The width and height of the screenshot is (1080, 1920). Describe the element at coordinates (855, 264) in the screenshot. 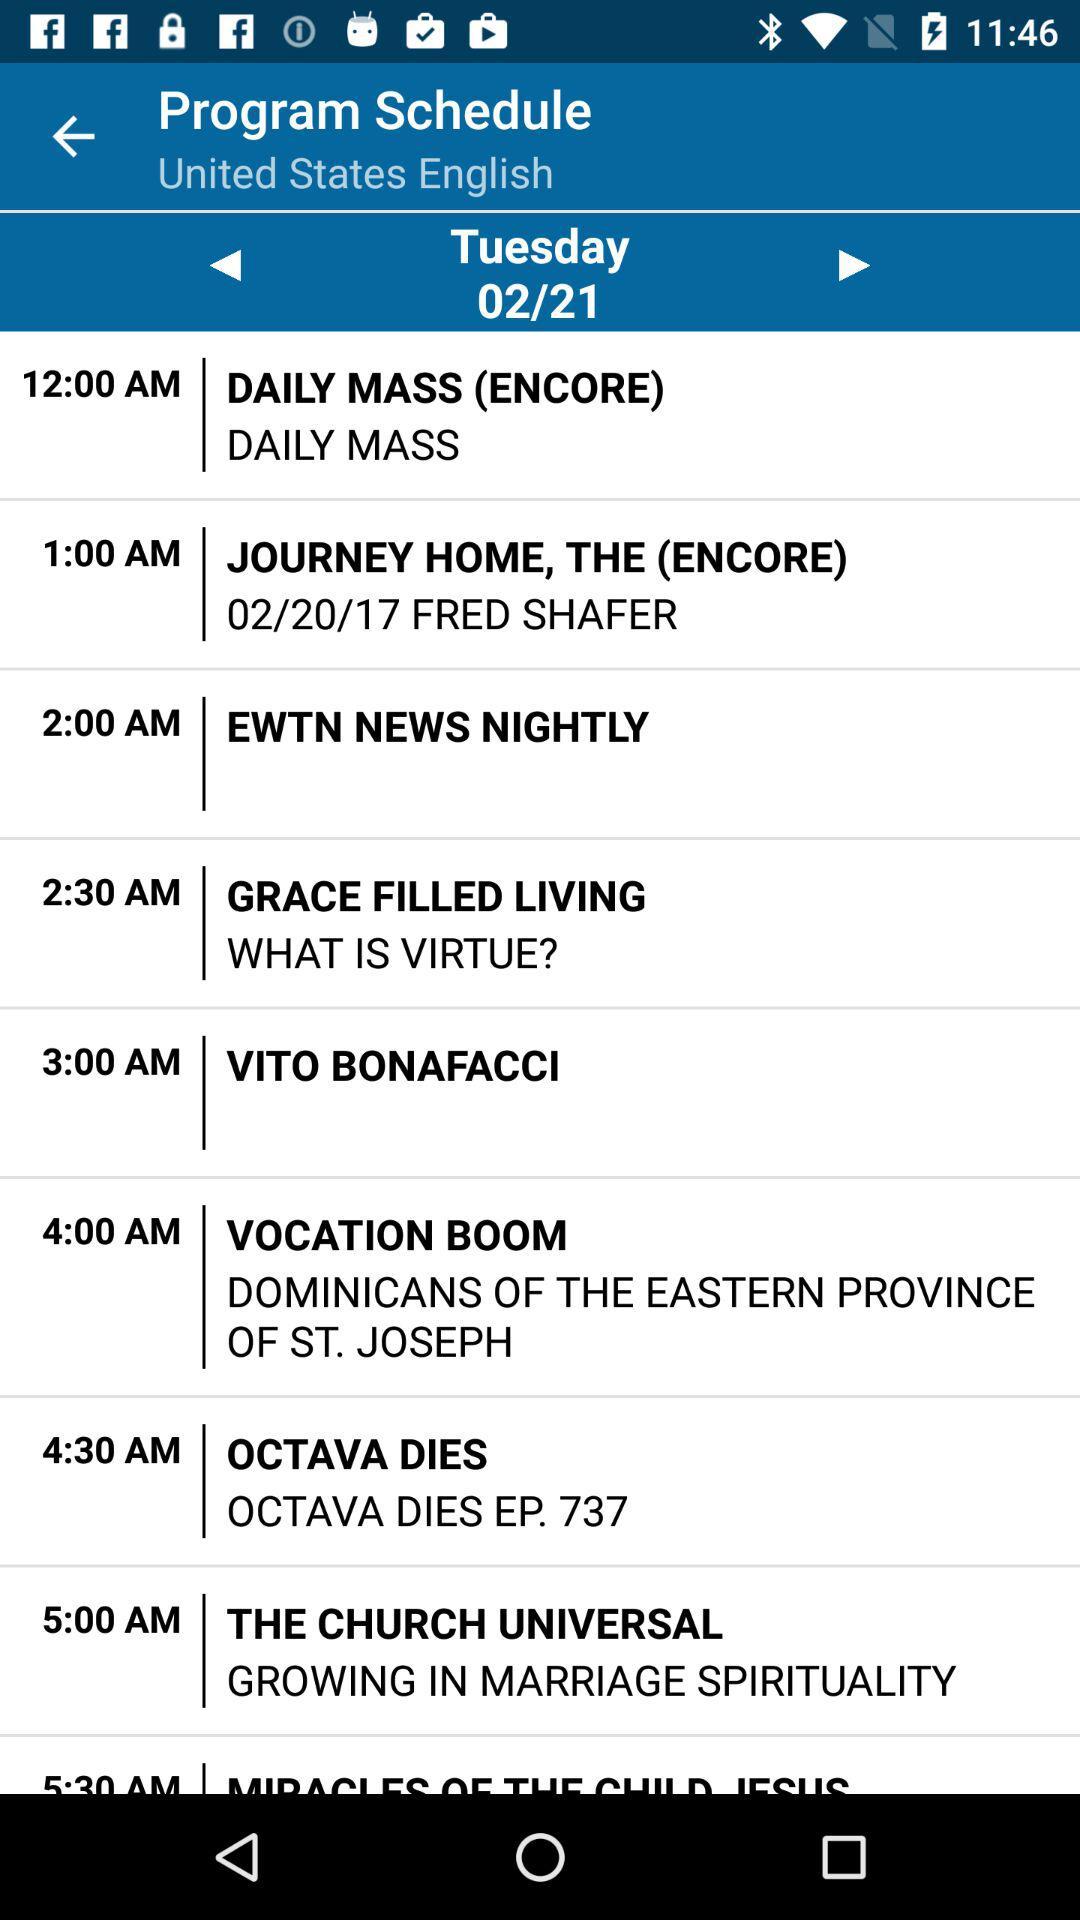

I see `the play icon` at that location.